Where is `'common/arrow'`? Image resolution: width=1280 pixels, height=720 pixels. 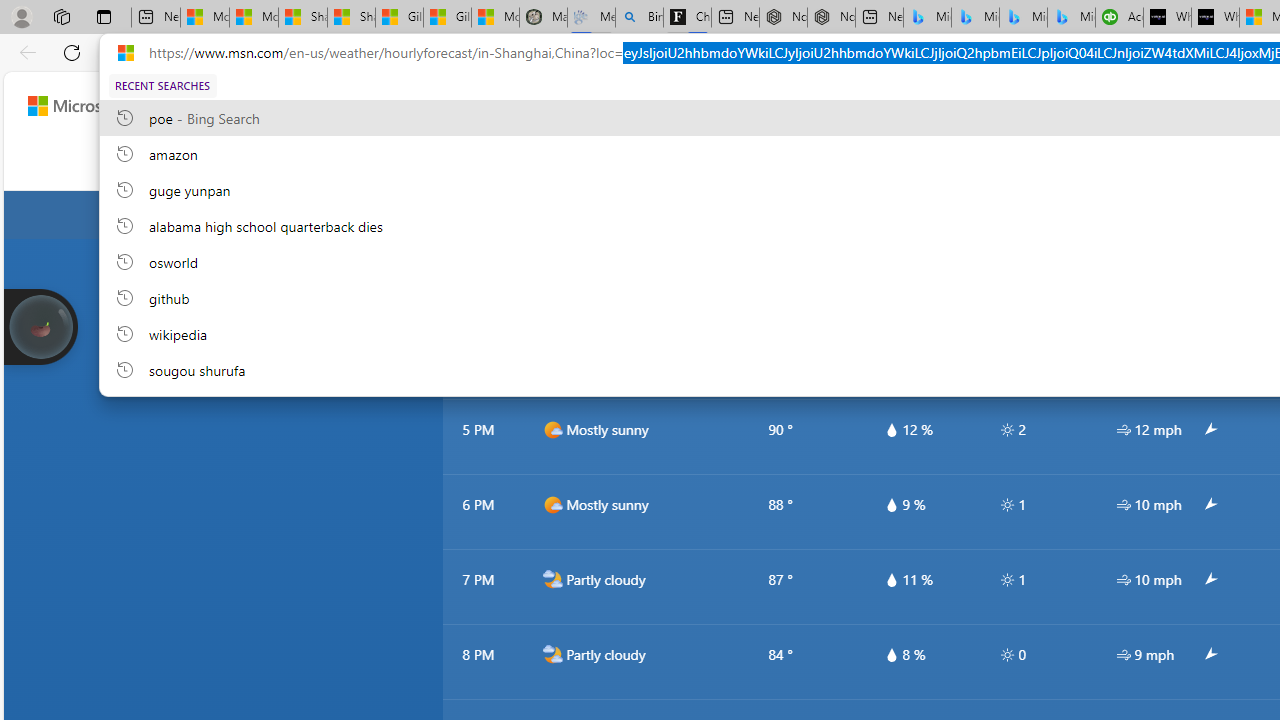
'common/arrow' is located at coordinates (1208, 655).